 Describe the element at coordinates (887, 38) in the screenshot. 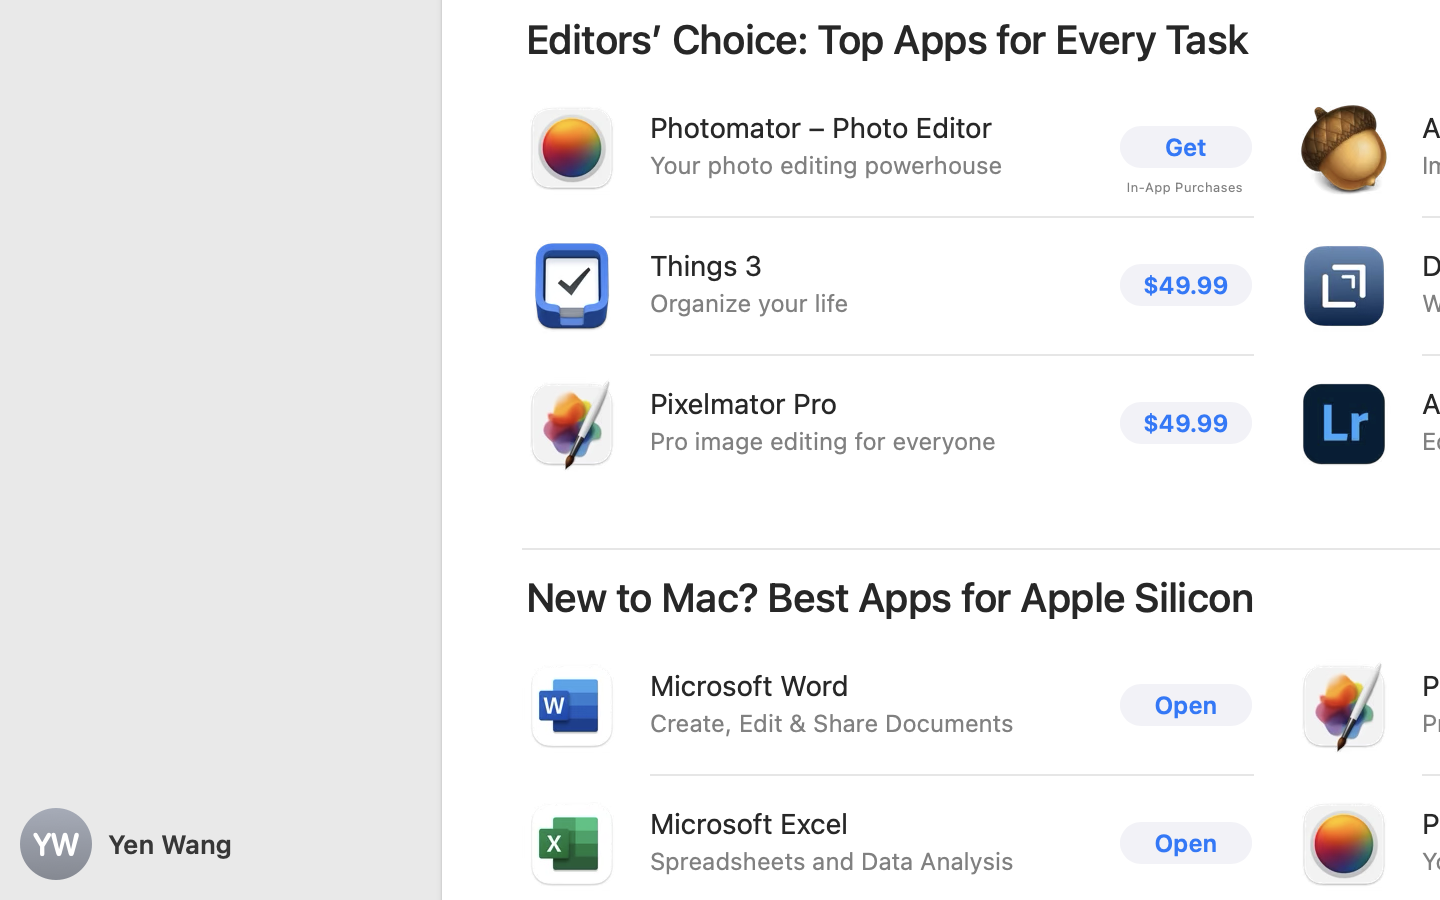

I see `'Editors’ Choice: Top Apps for Every Task'` at that location.